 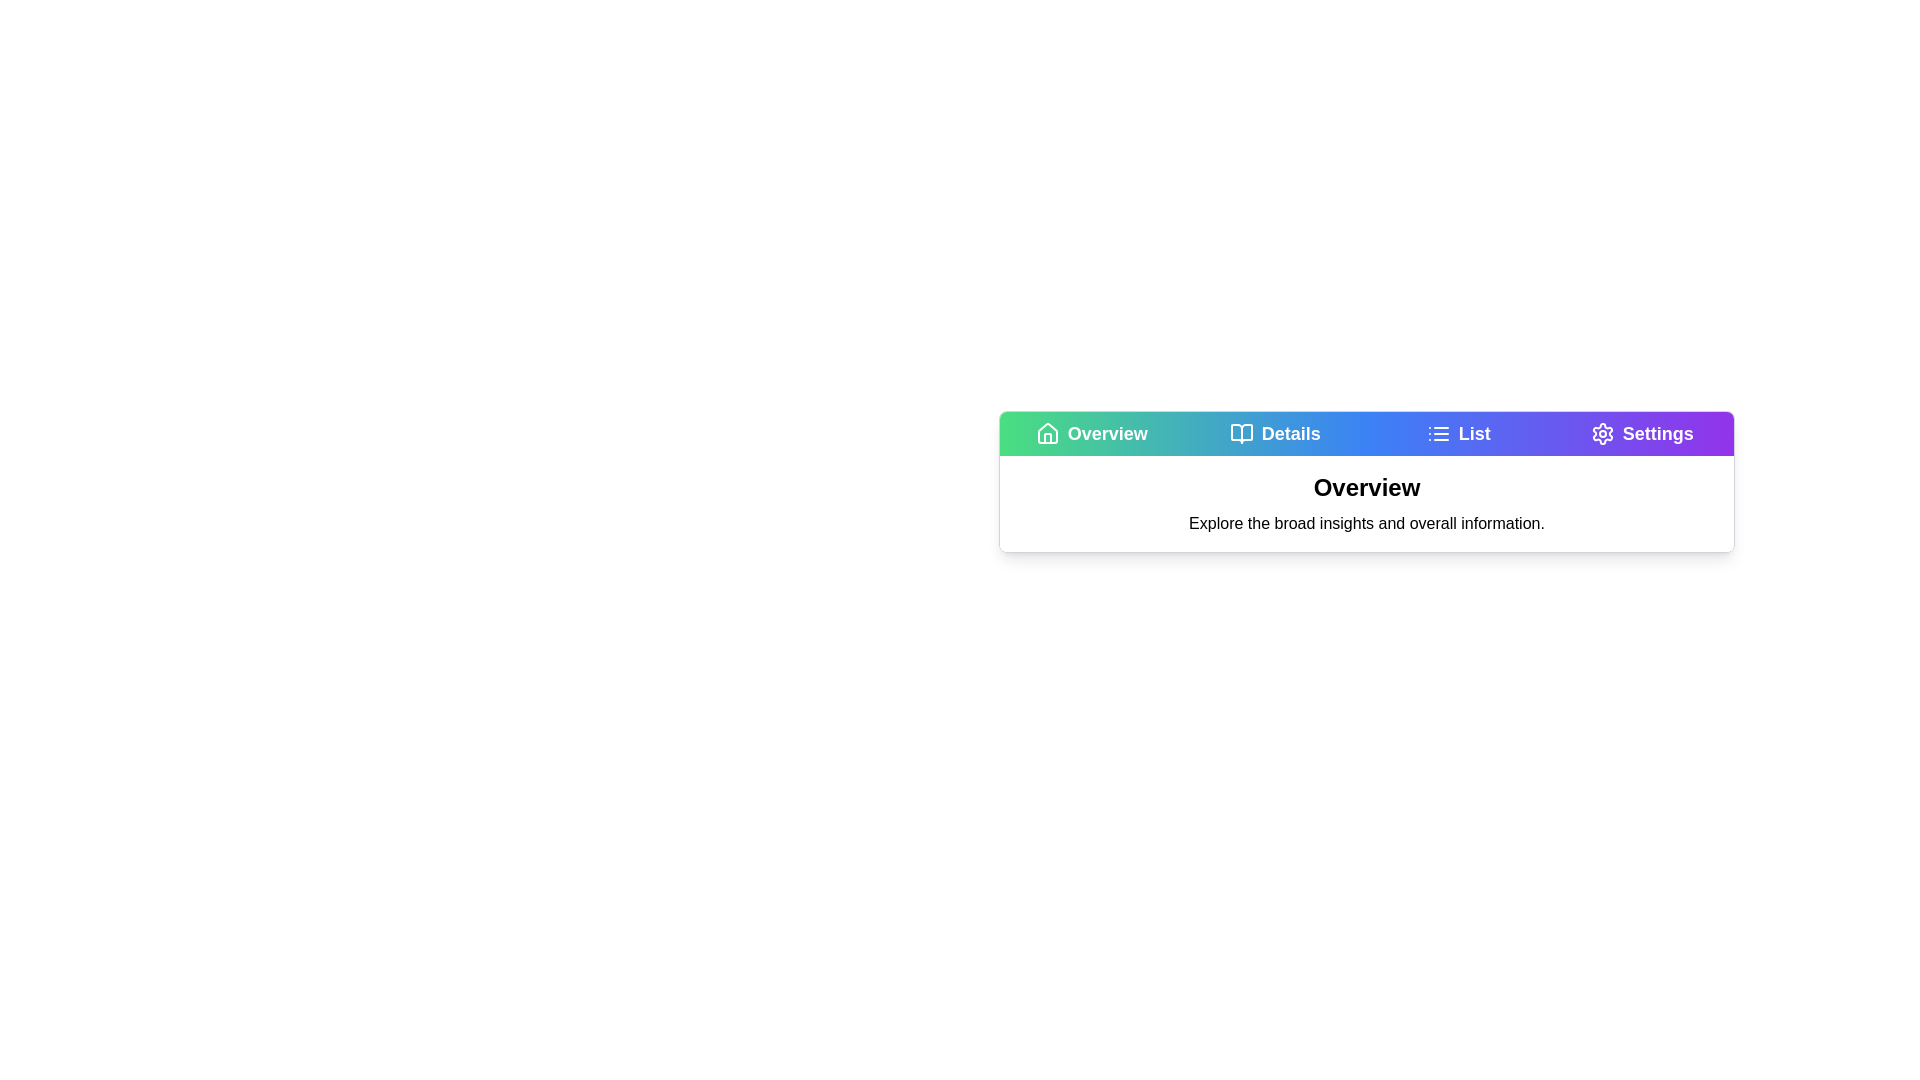 What do you see at coordinates (1274, 433) in the screenshot?
I see `the 'Details' button, which is a rectangular button with a gradient background from green to purple and an open book icon next to the text` at bounding box center [1274, 433].